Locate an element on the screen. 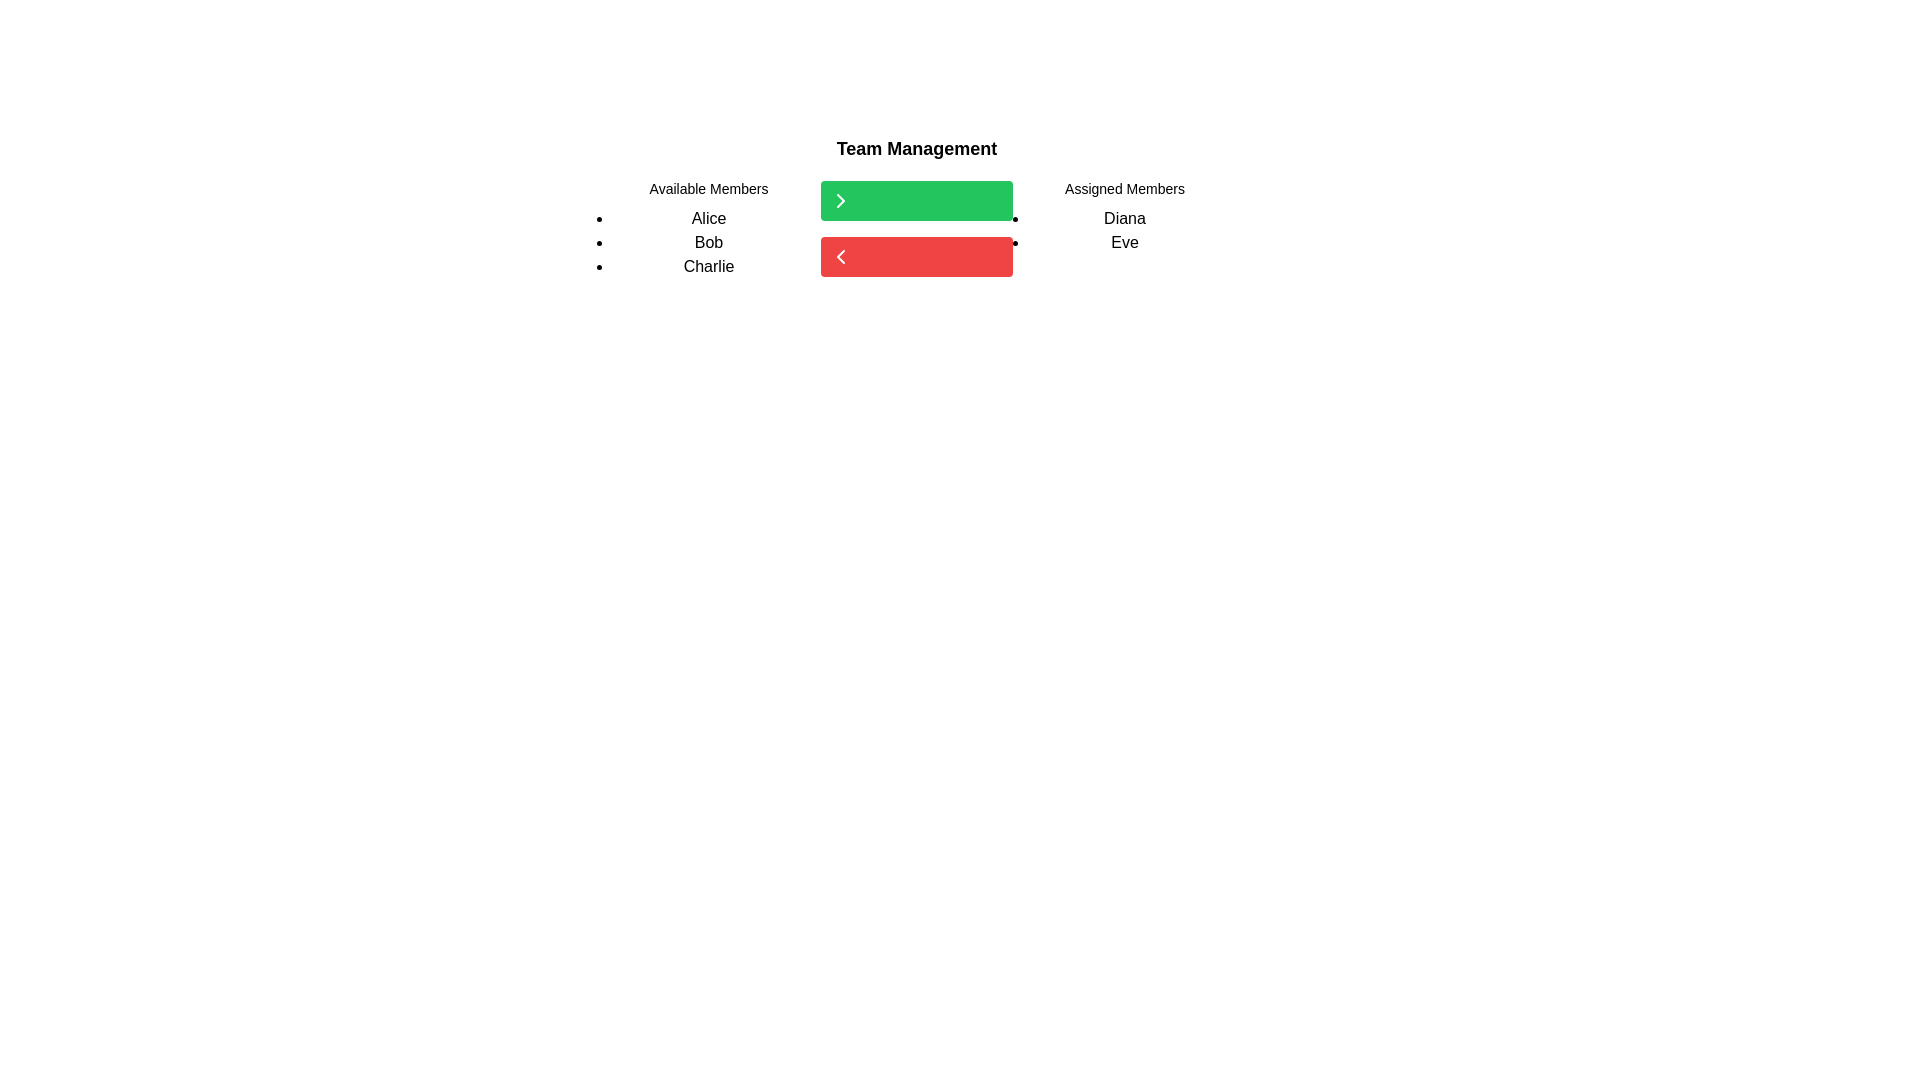 The height and width of the screenshot is (1080, 1920). the text label representing 'Bob' in the 'Available Members' list is located at coordinates (709, 242).